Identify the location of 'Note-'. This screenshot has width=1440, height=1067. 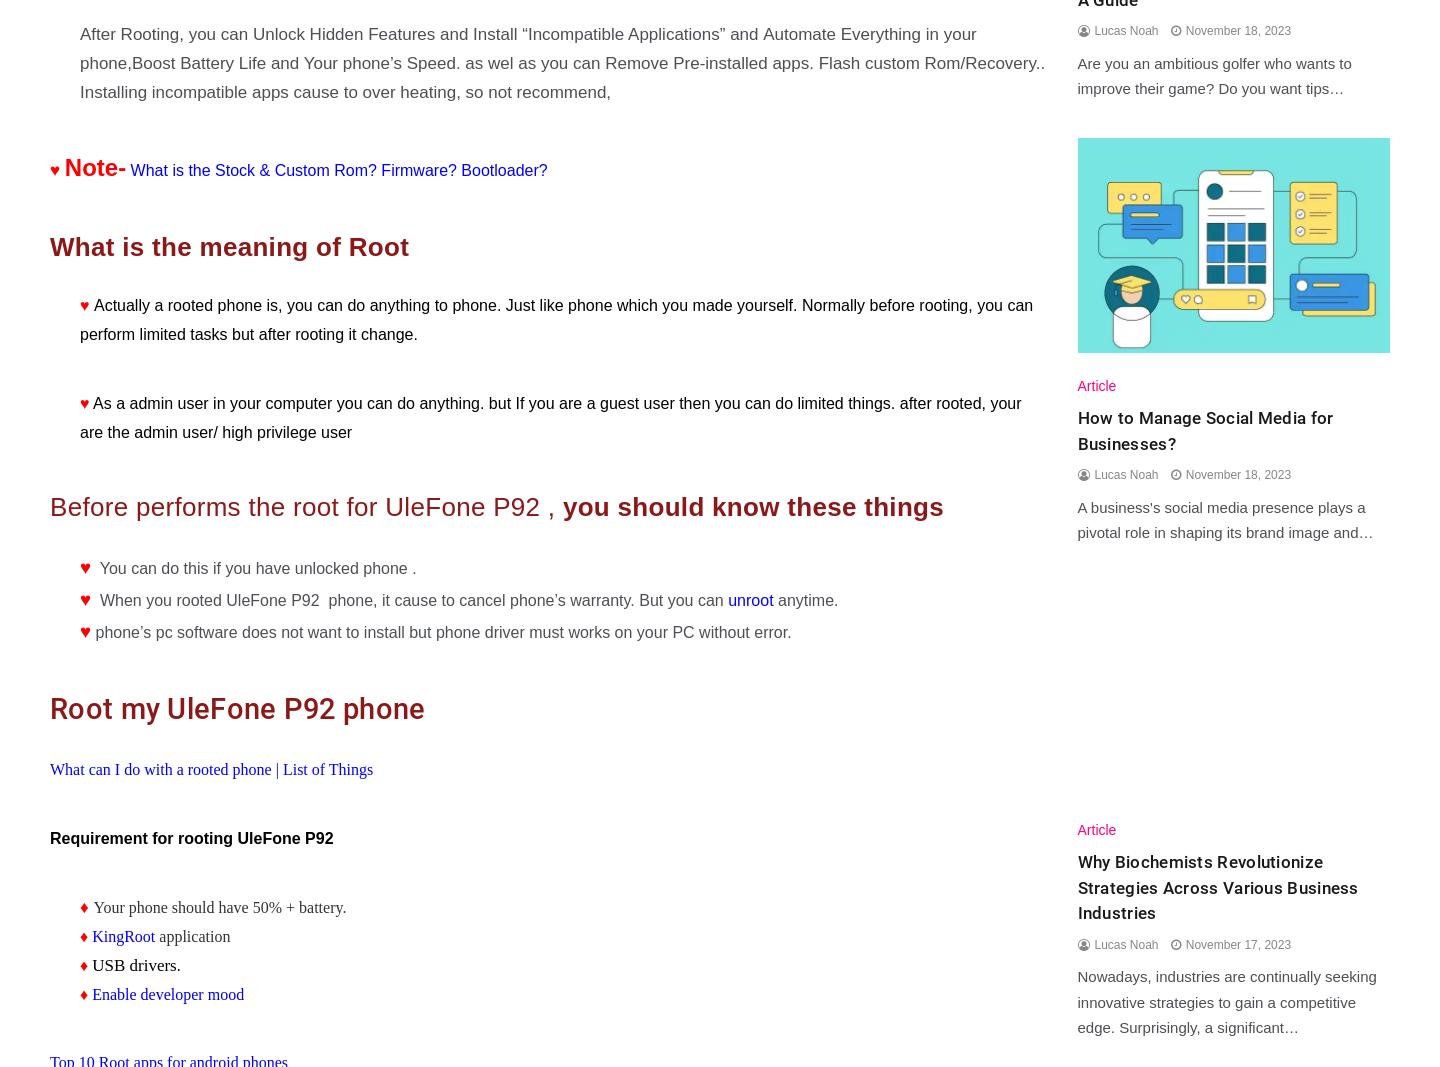
(95, 165).